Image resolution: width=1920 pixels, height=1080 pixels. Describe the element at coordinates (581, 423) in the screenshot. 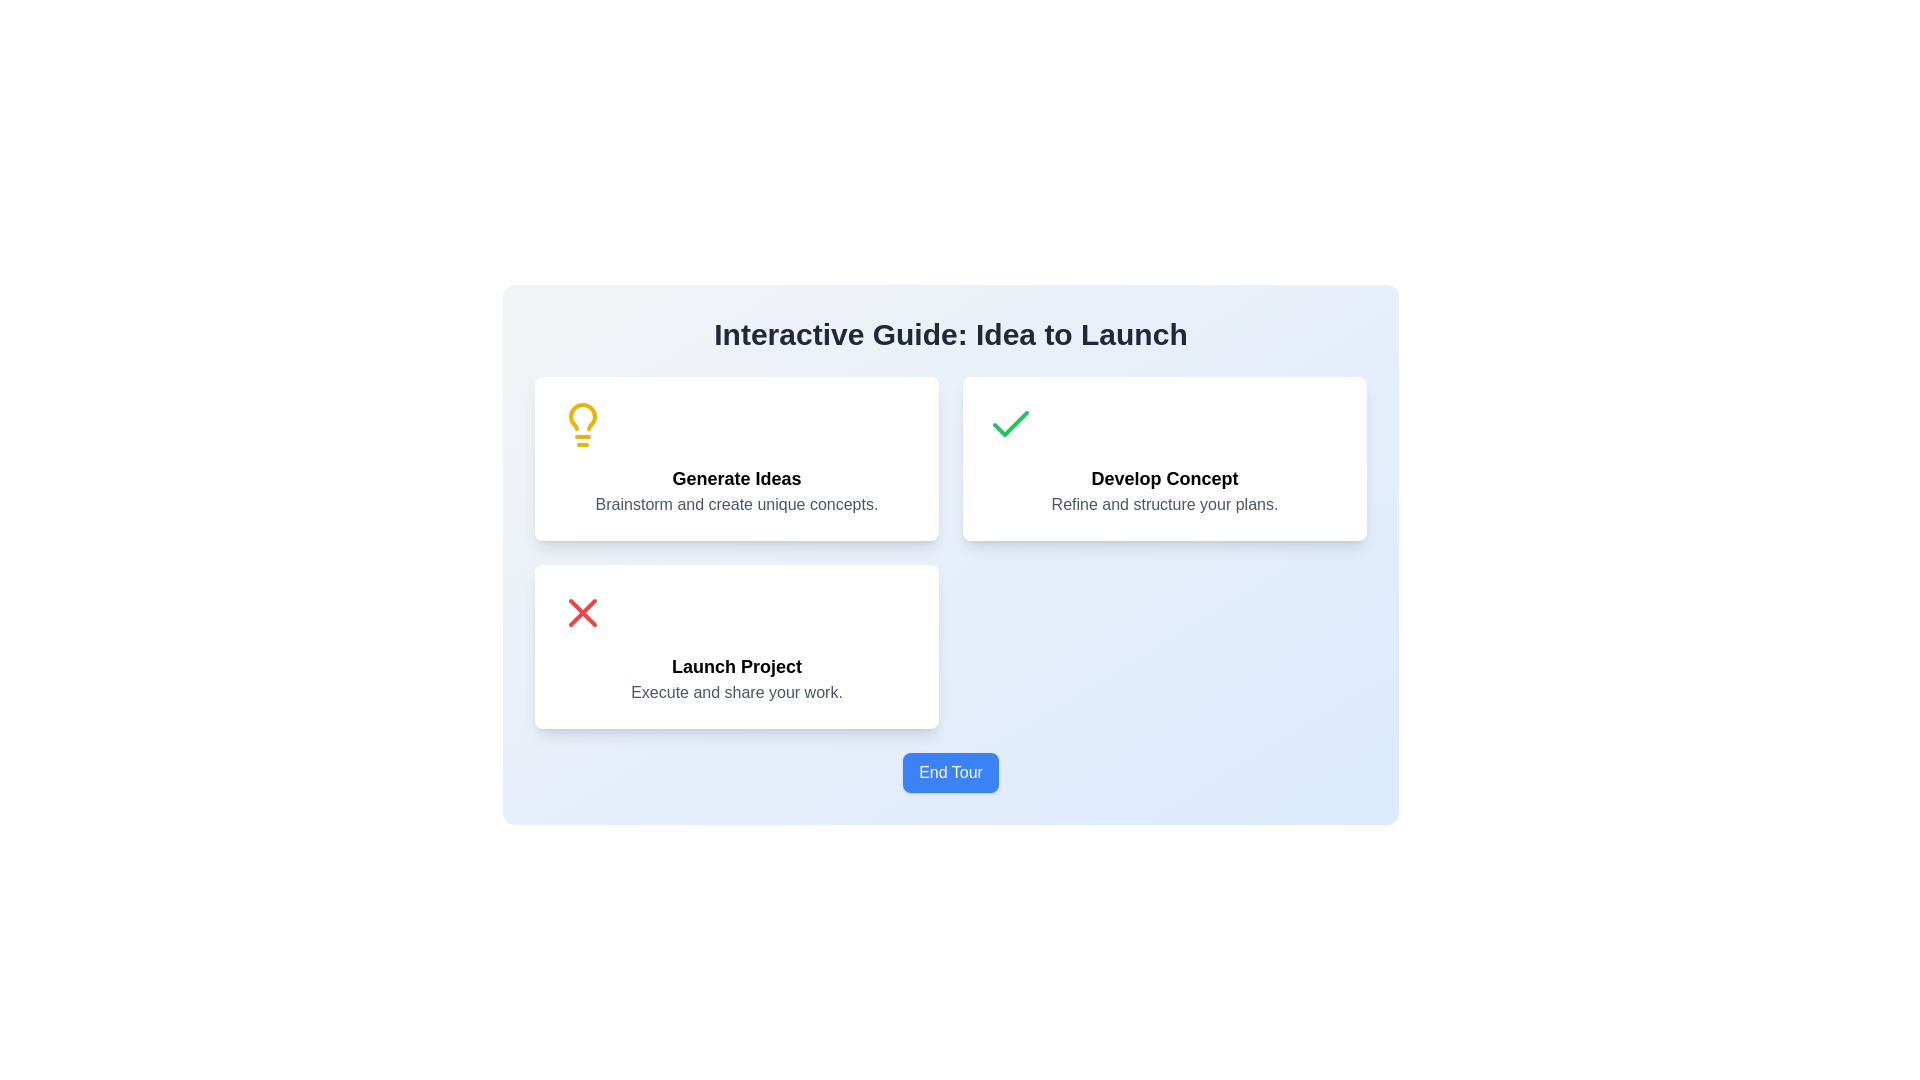

I see `the icon representing the idea generation process located in the 'Generate Ideas' card, which is part of a three-card grid layout` at that location.